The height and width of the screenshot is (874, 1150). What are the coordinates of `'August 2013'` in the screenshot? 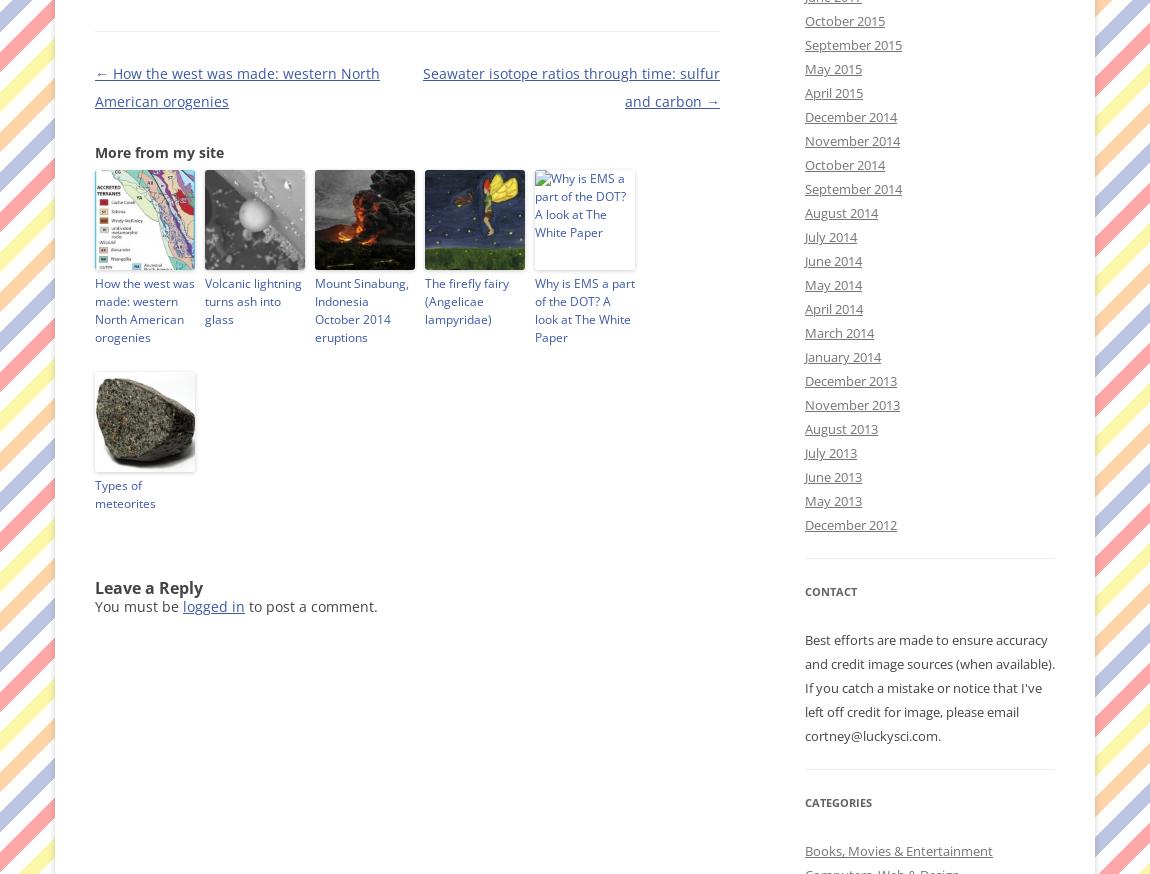 It's located at (840, 428).